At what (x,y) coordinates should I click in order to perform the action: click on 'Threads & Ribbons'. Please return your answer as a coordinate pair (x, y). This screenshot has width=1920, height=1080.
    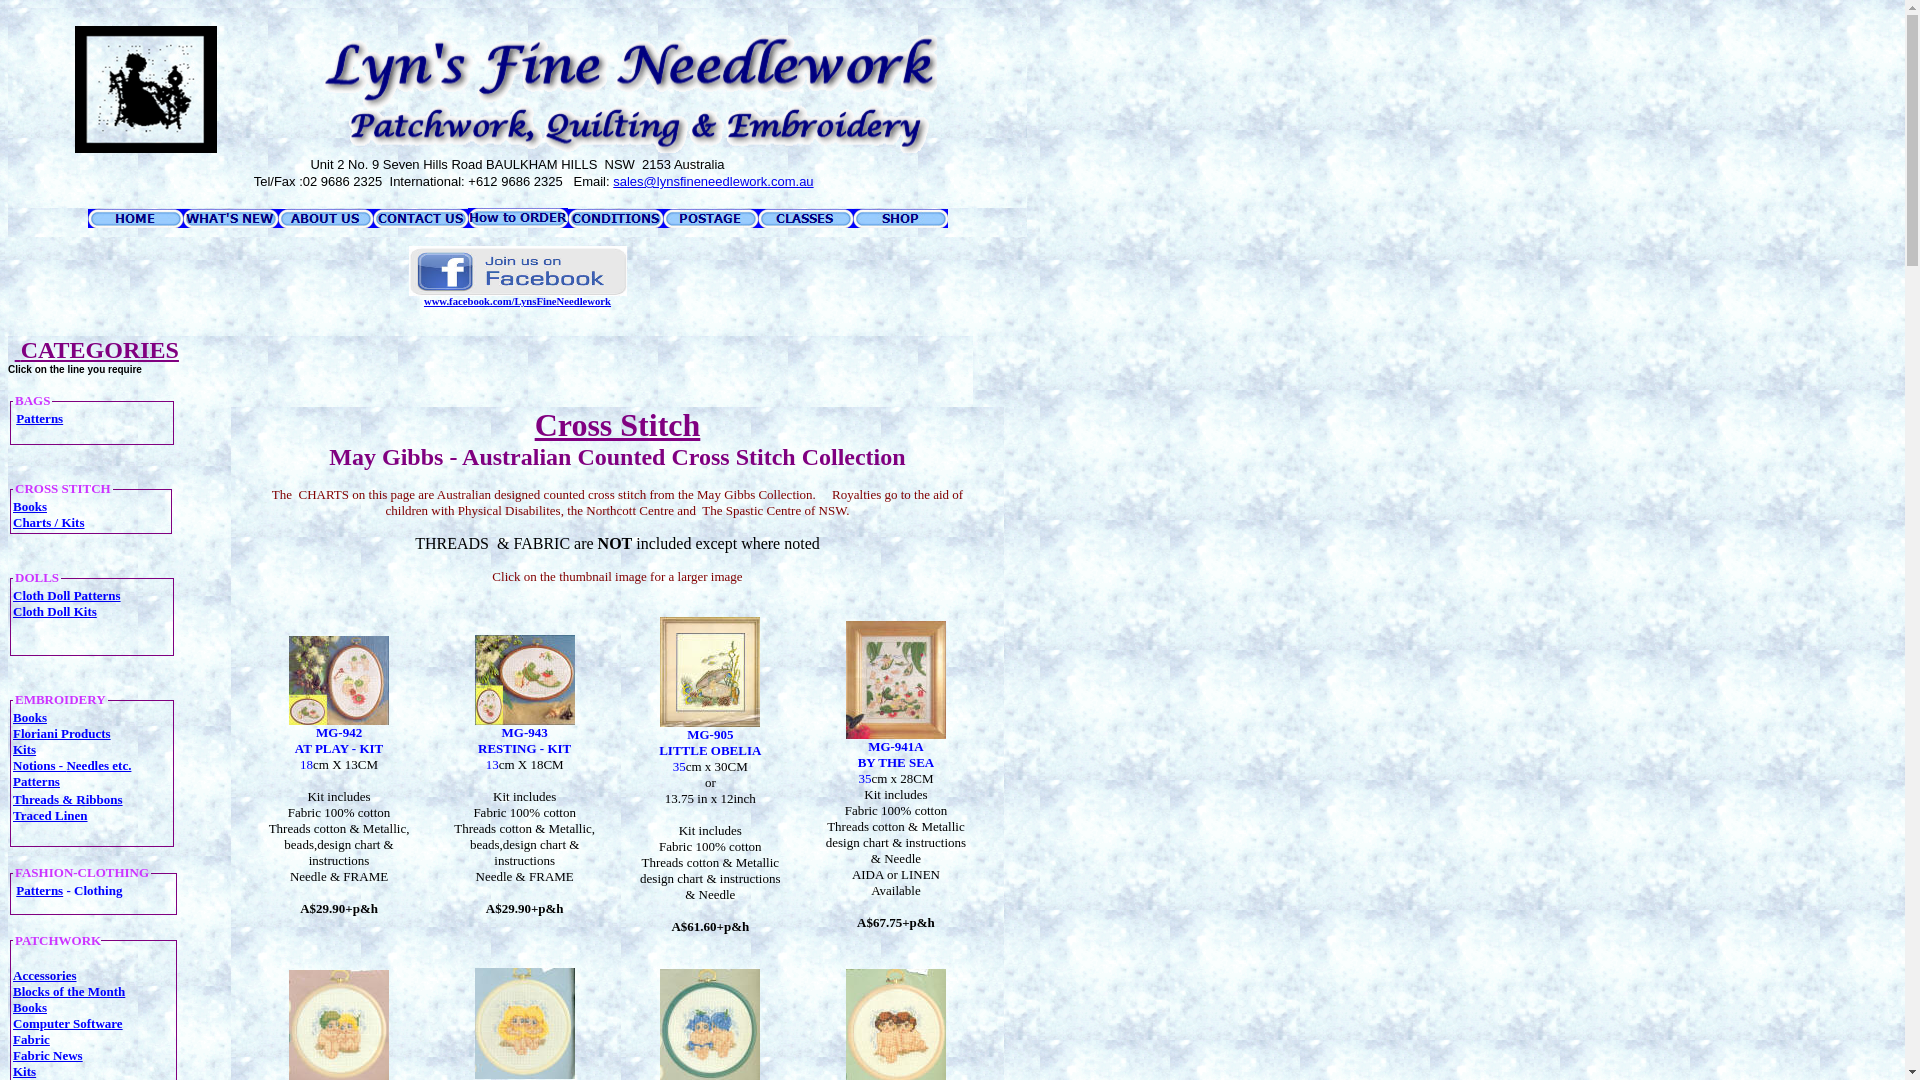
    Looking at the image, I should click on (67, 798).